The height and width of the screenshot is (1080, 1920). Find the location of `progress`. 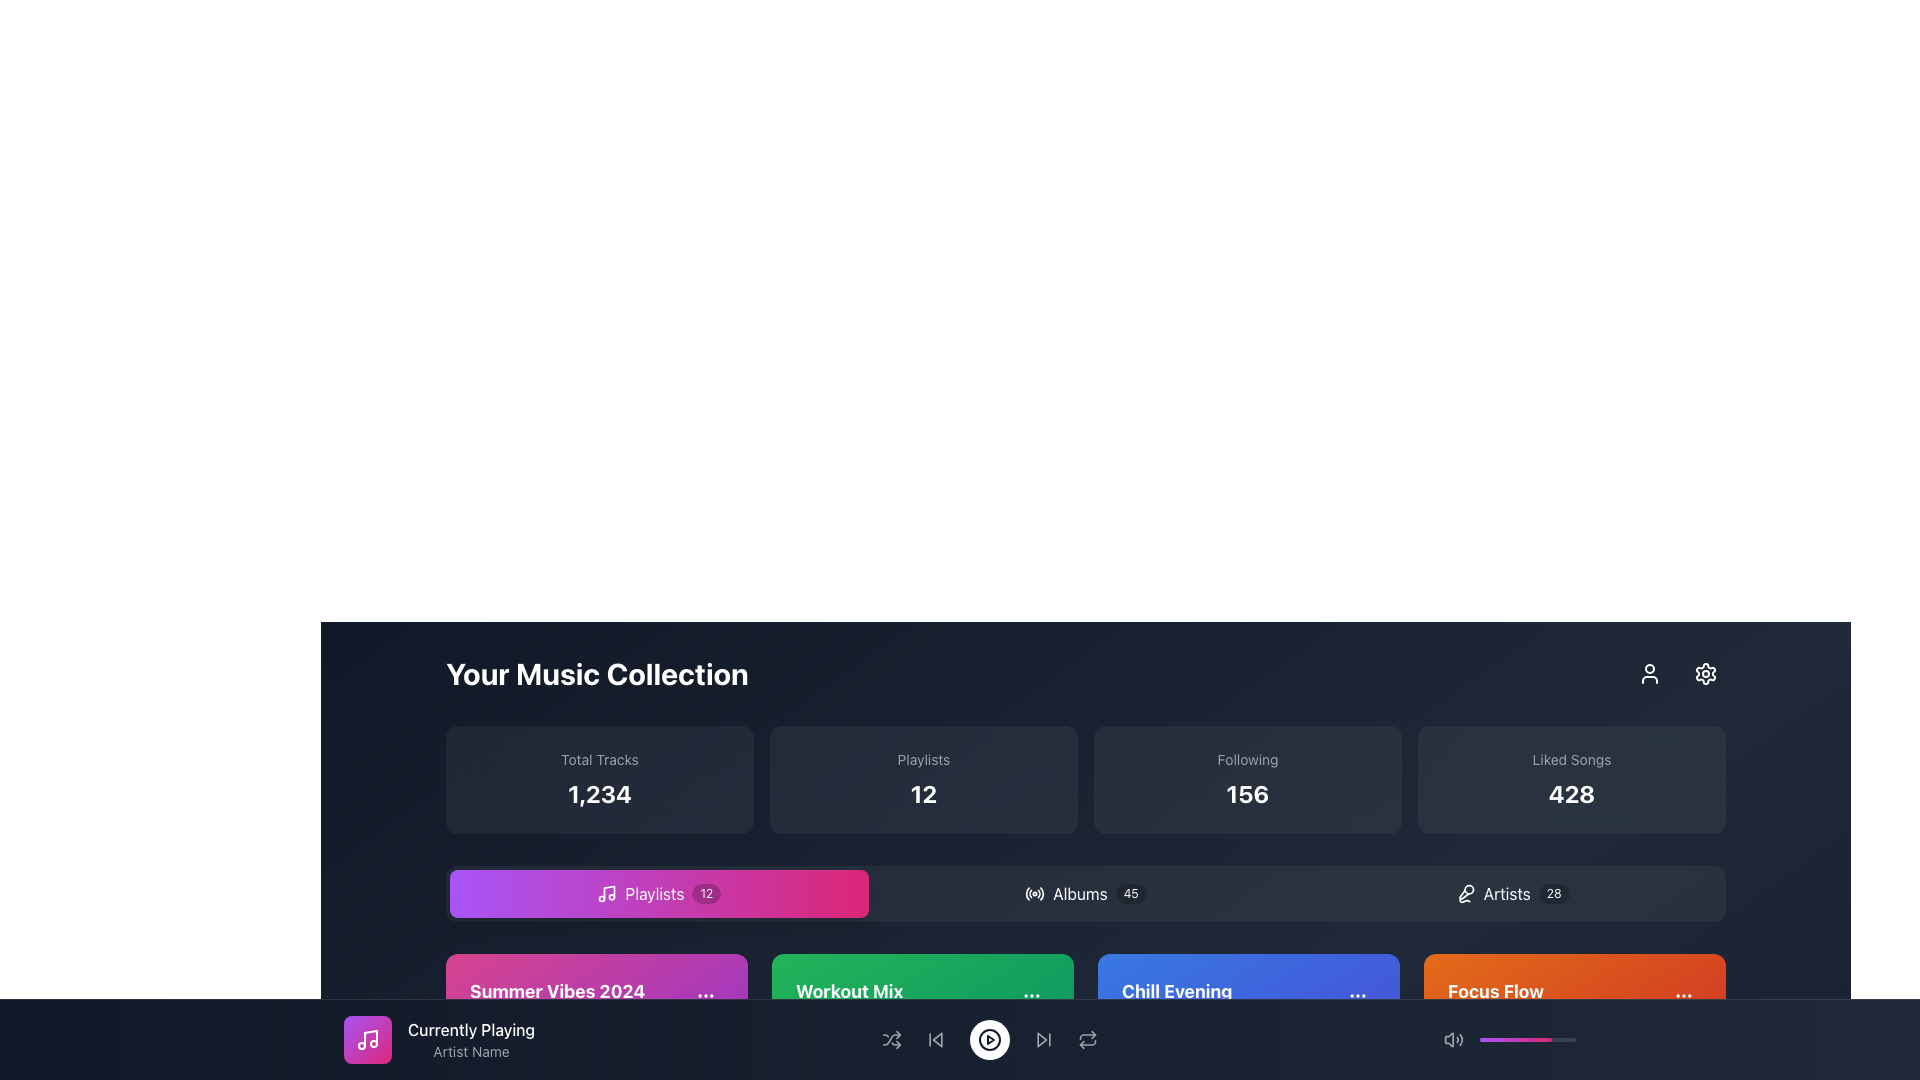

progress is located at coordinates (1566, 1039).